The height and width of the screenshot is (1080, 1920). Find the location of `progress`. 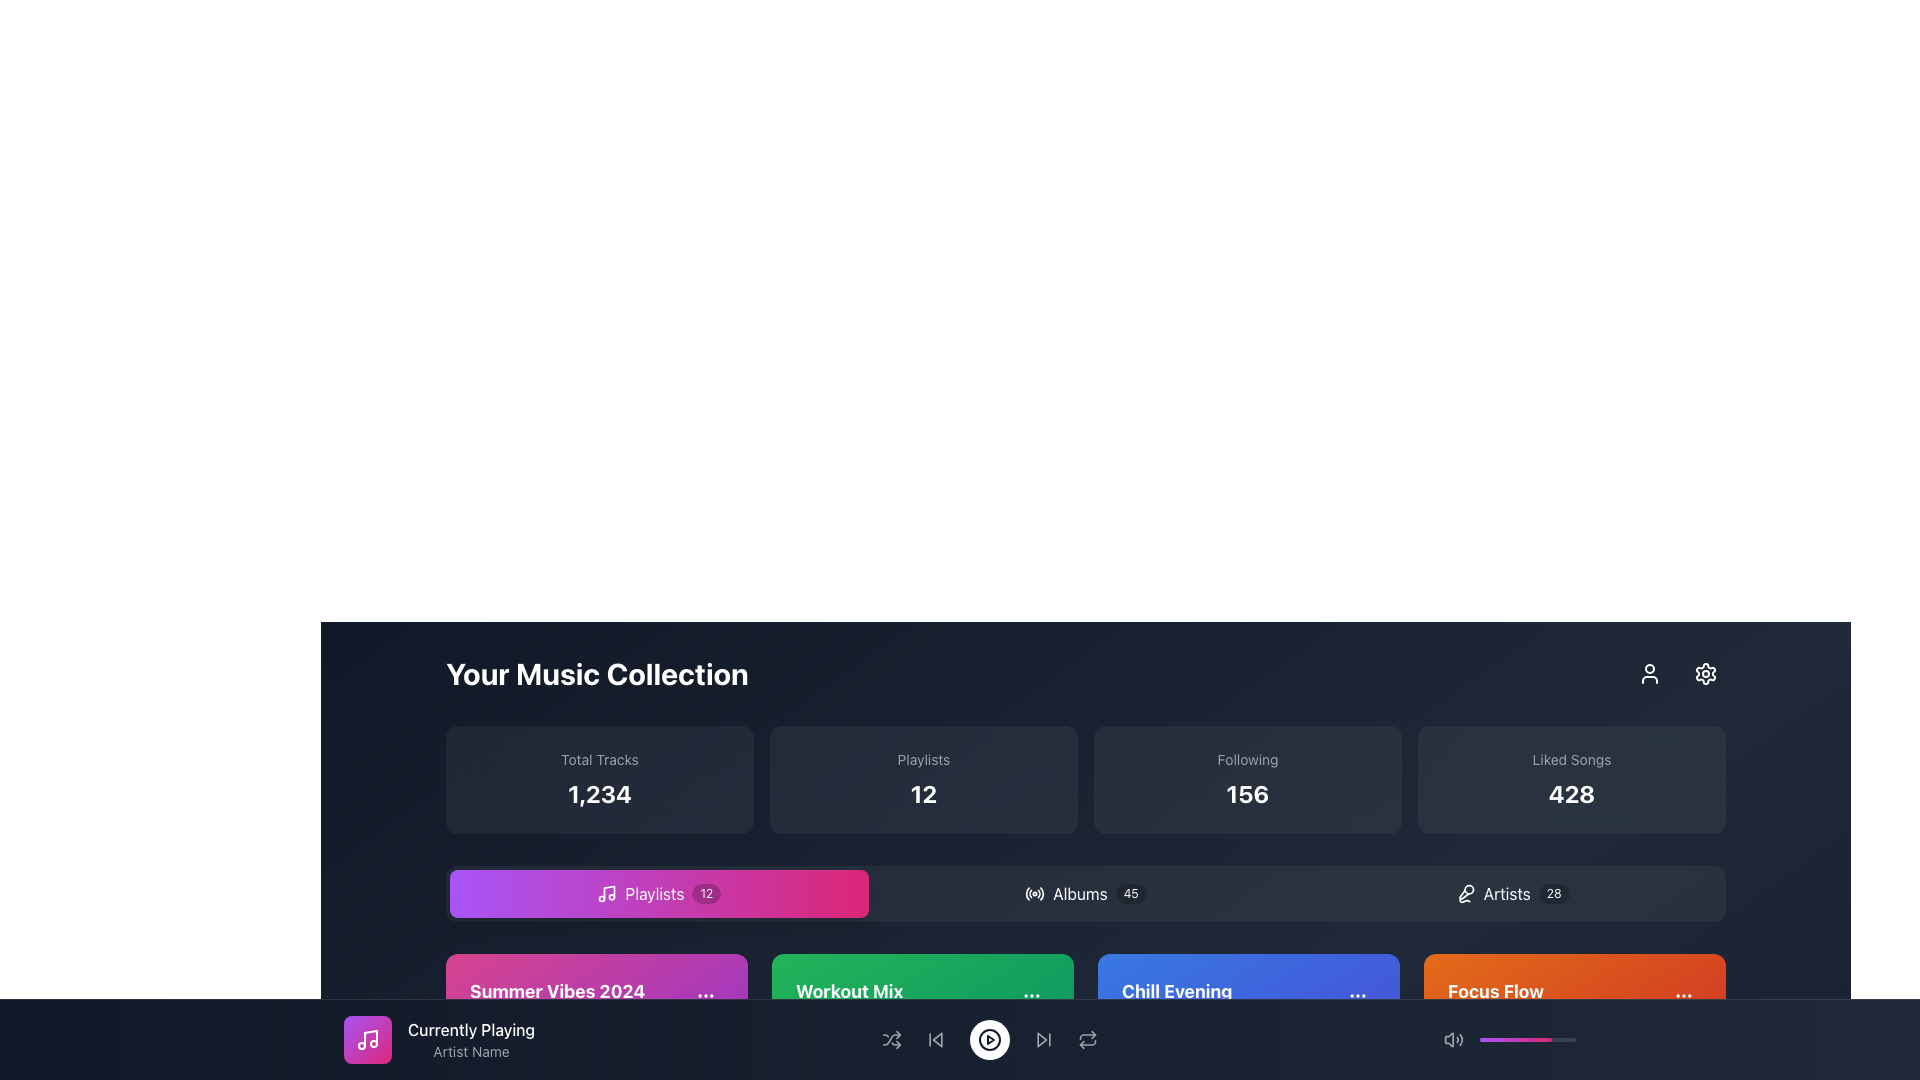

progress is located at coordinates (1566, 1039).